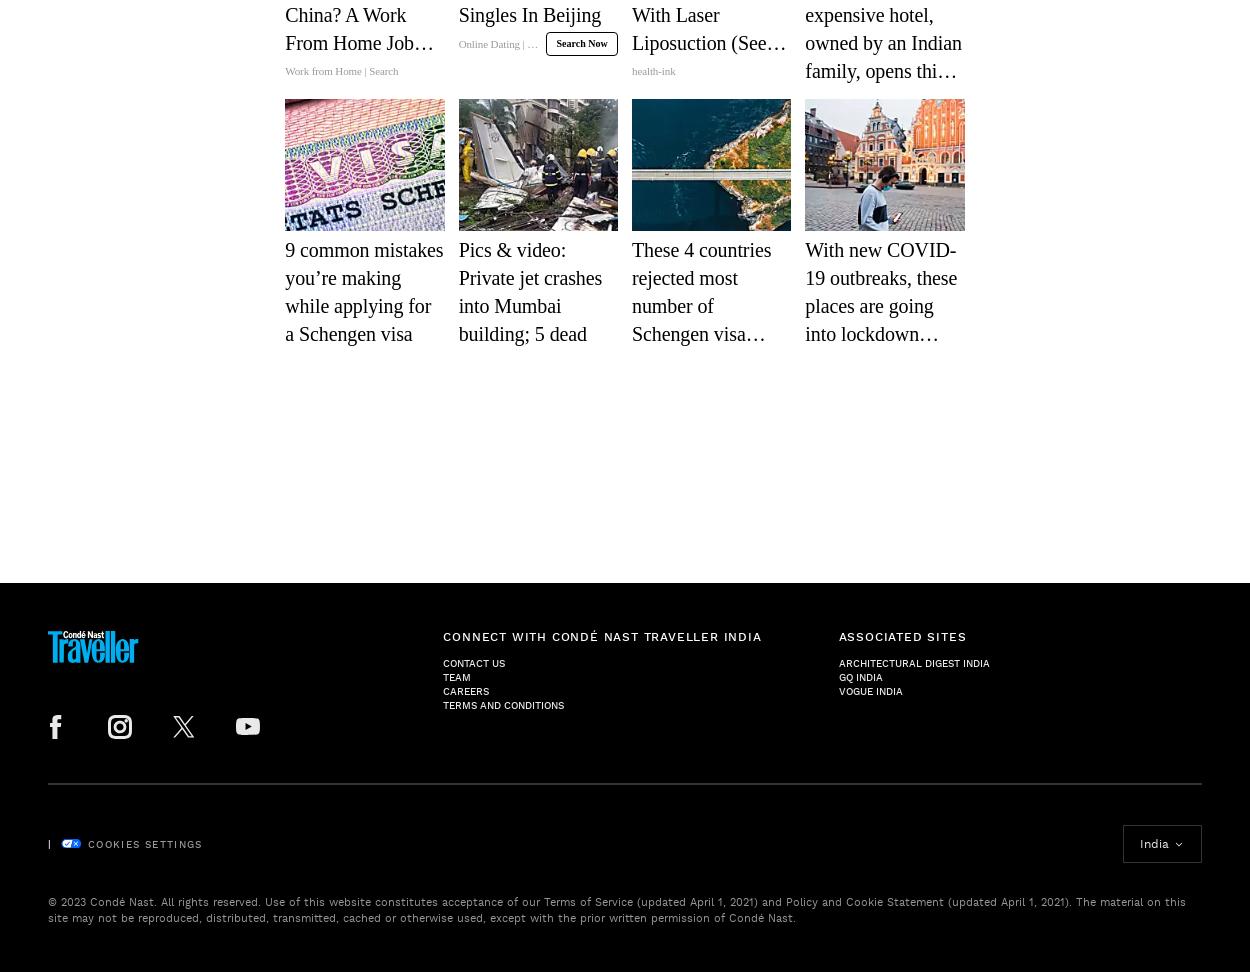 The image size is (1250, 972). I want to click on 'Cookies Settings', so click(145, 843).